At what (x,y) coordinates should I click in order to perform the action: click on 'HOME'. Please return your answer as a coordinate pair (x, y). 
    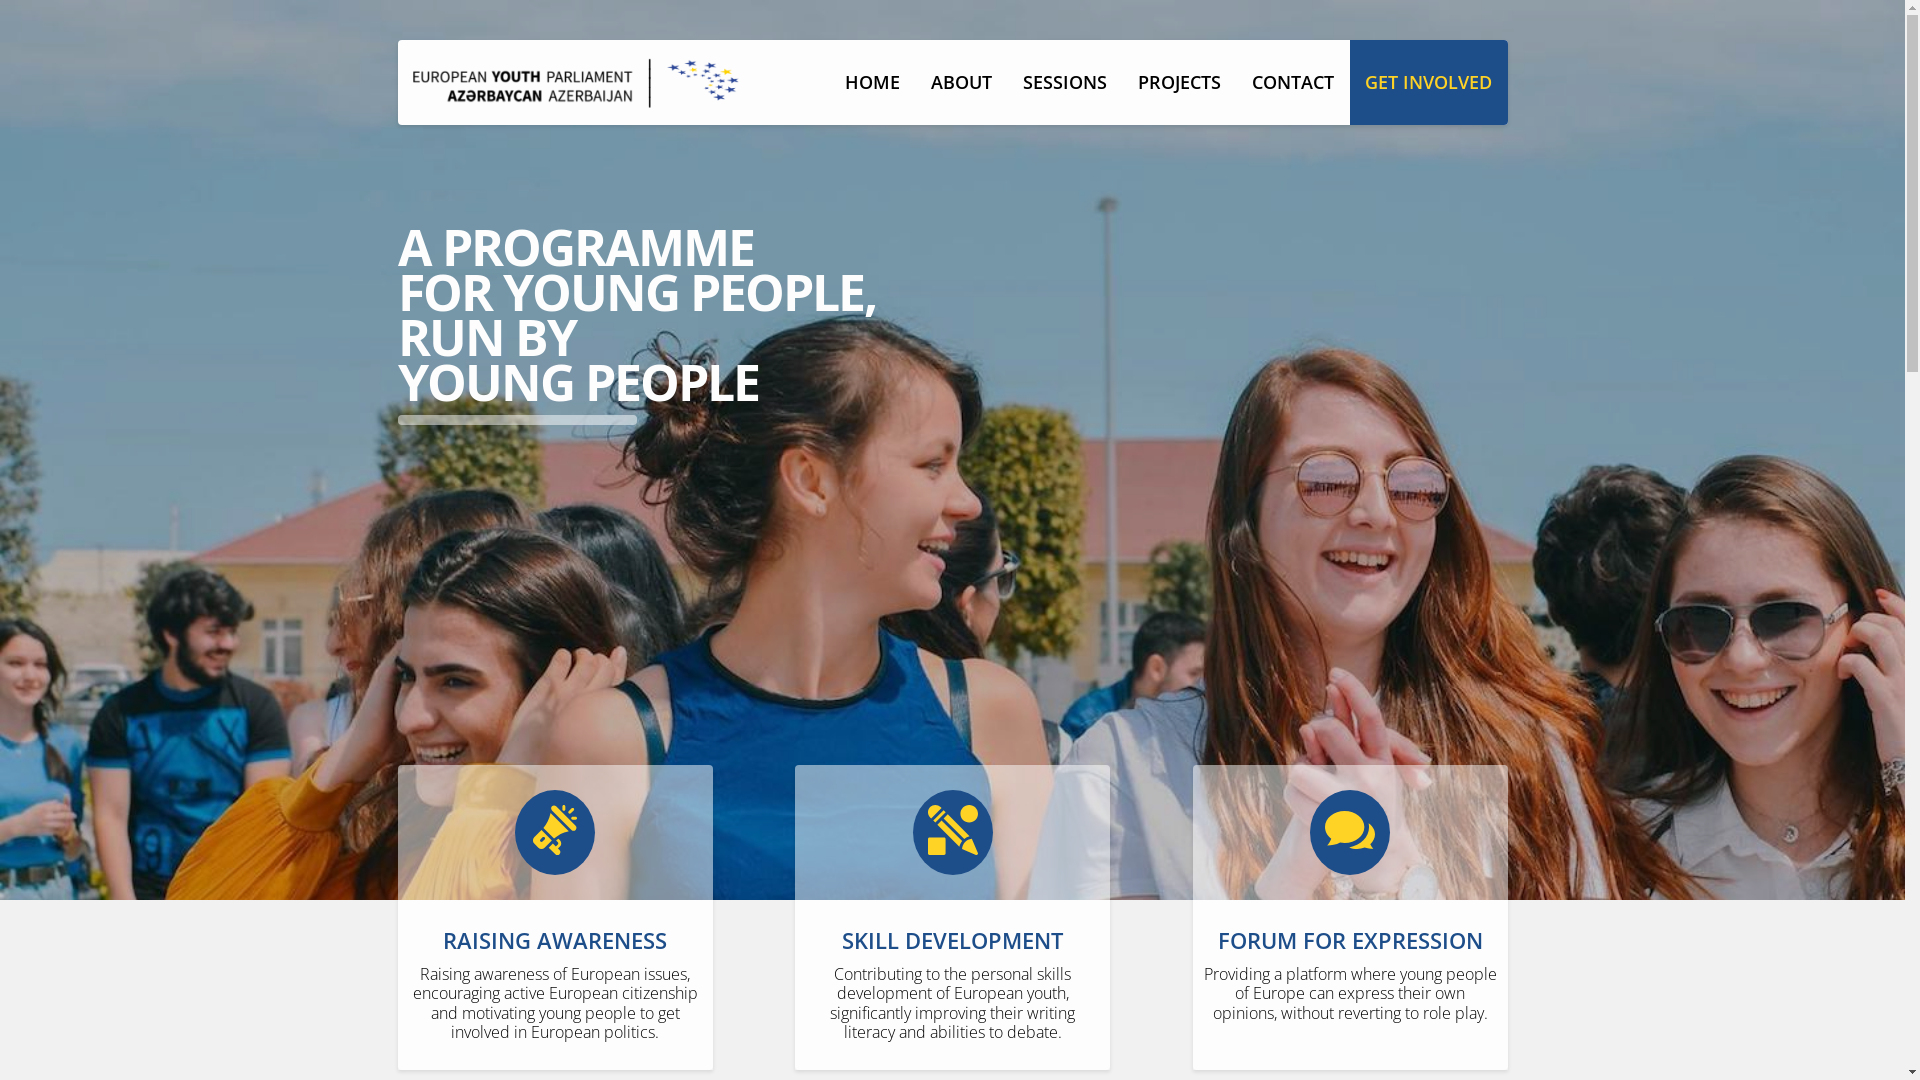
    Looking at the image, I should click on (873, 81).